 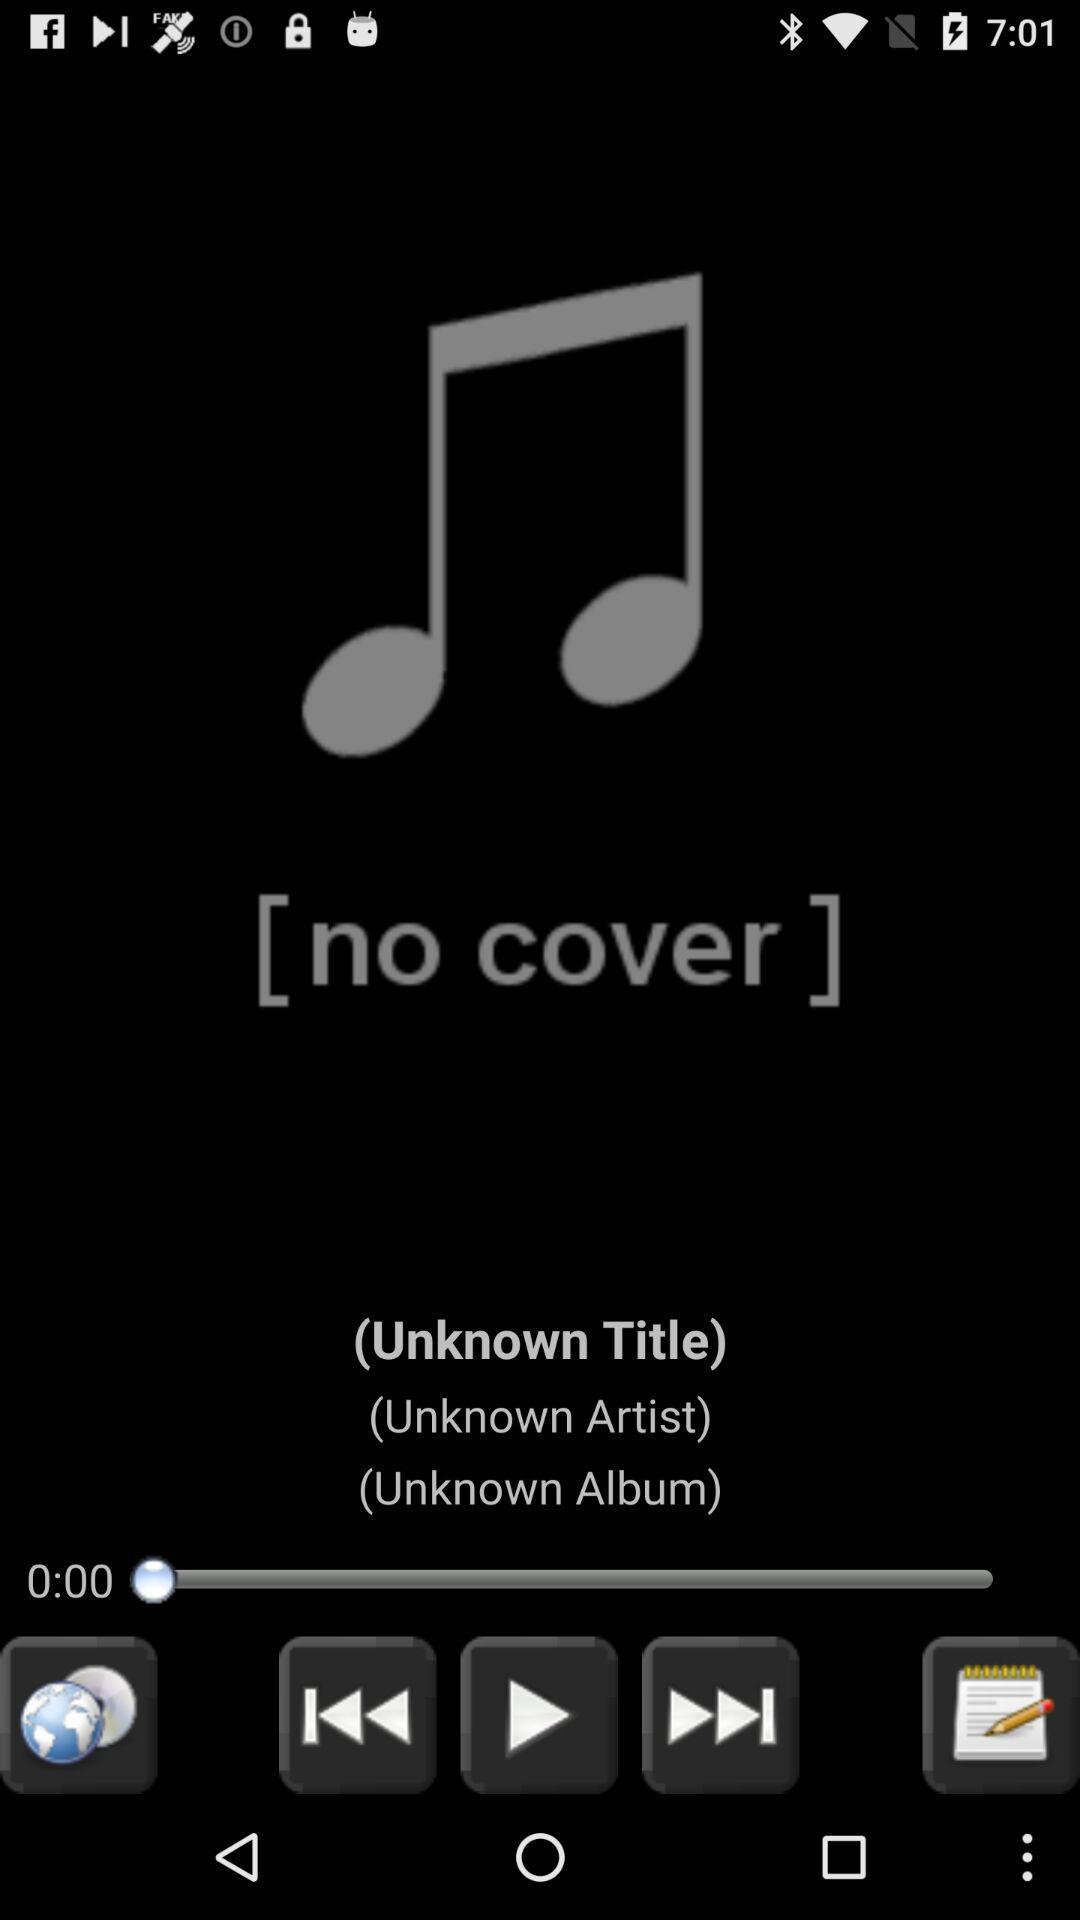 What do you see at coordinates (77, 1835) in the screenshot?
I see `the globe icon` at bounding box center [77, 1835].